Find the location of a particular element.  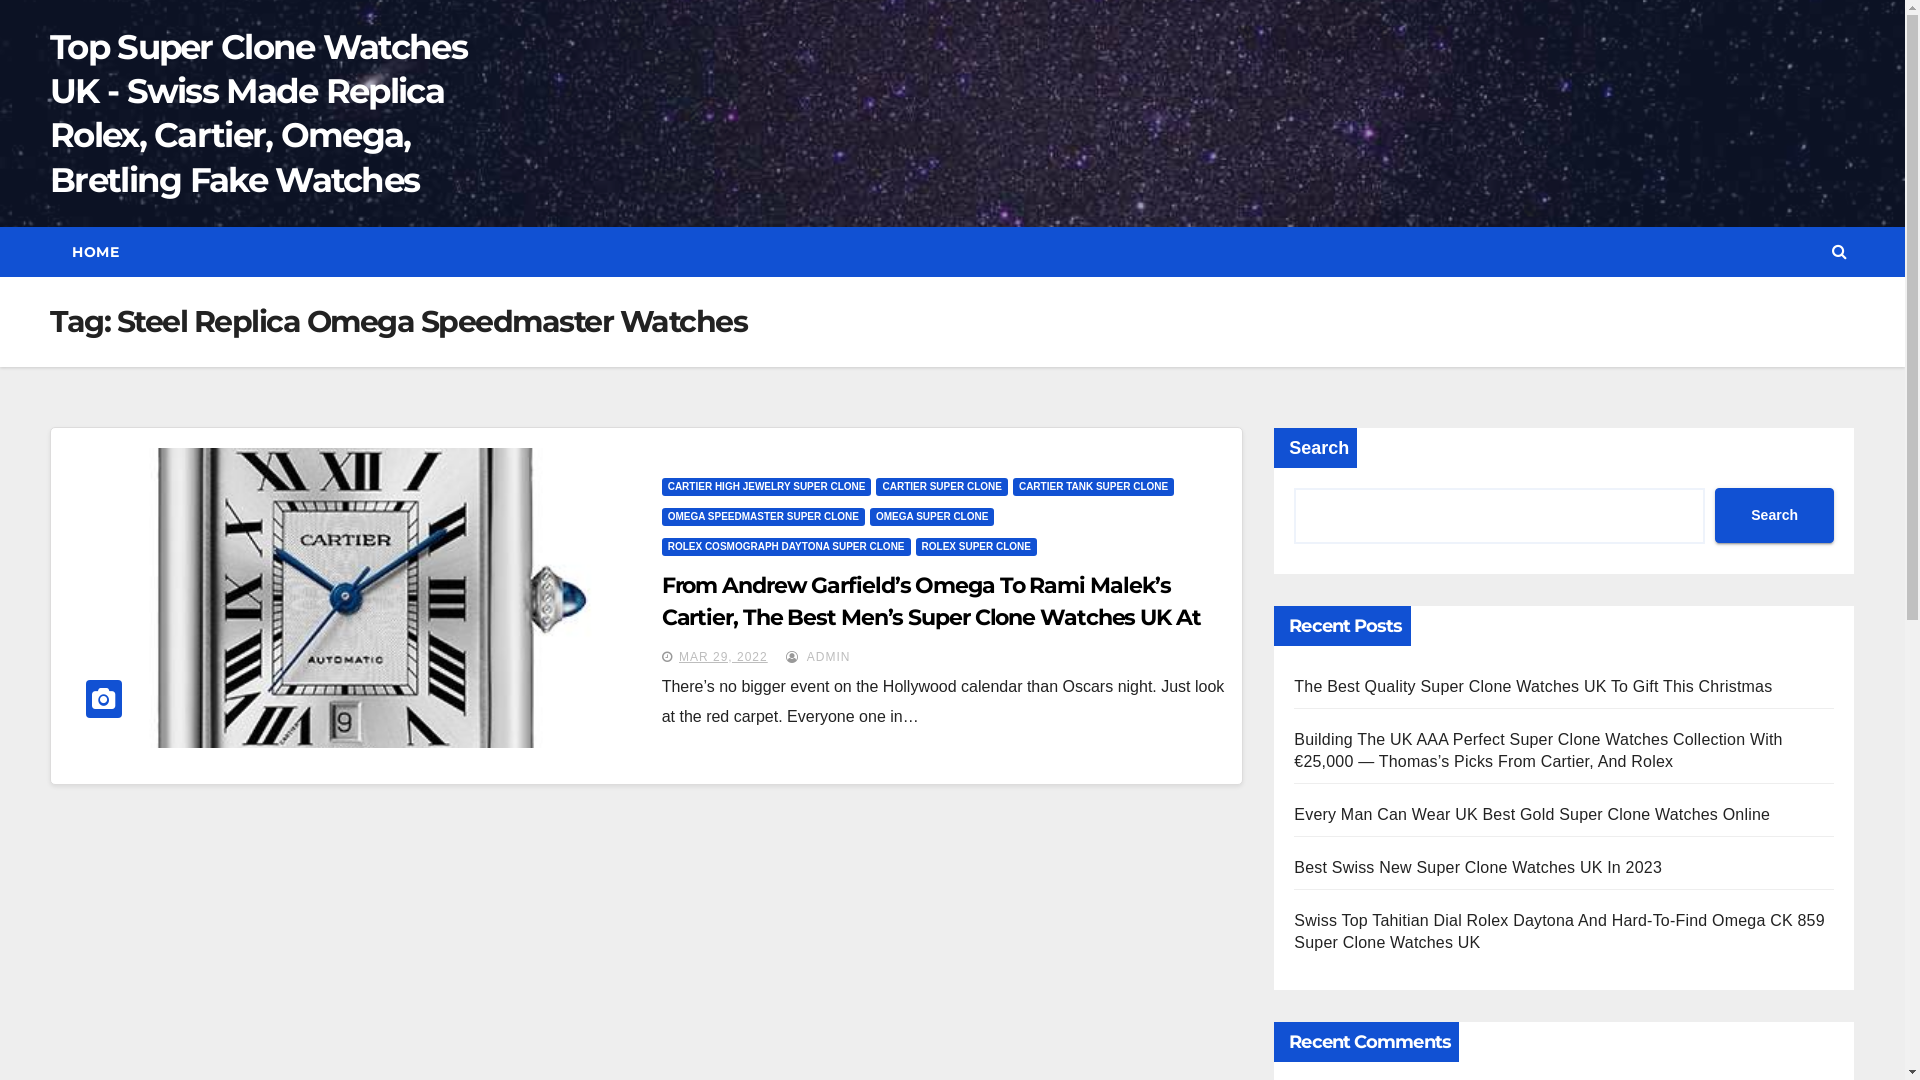

'Search' is located at coordinates (1774, 514).